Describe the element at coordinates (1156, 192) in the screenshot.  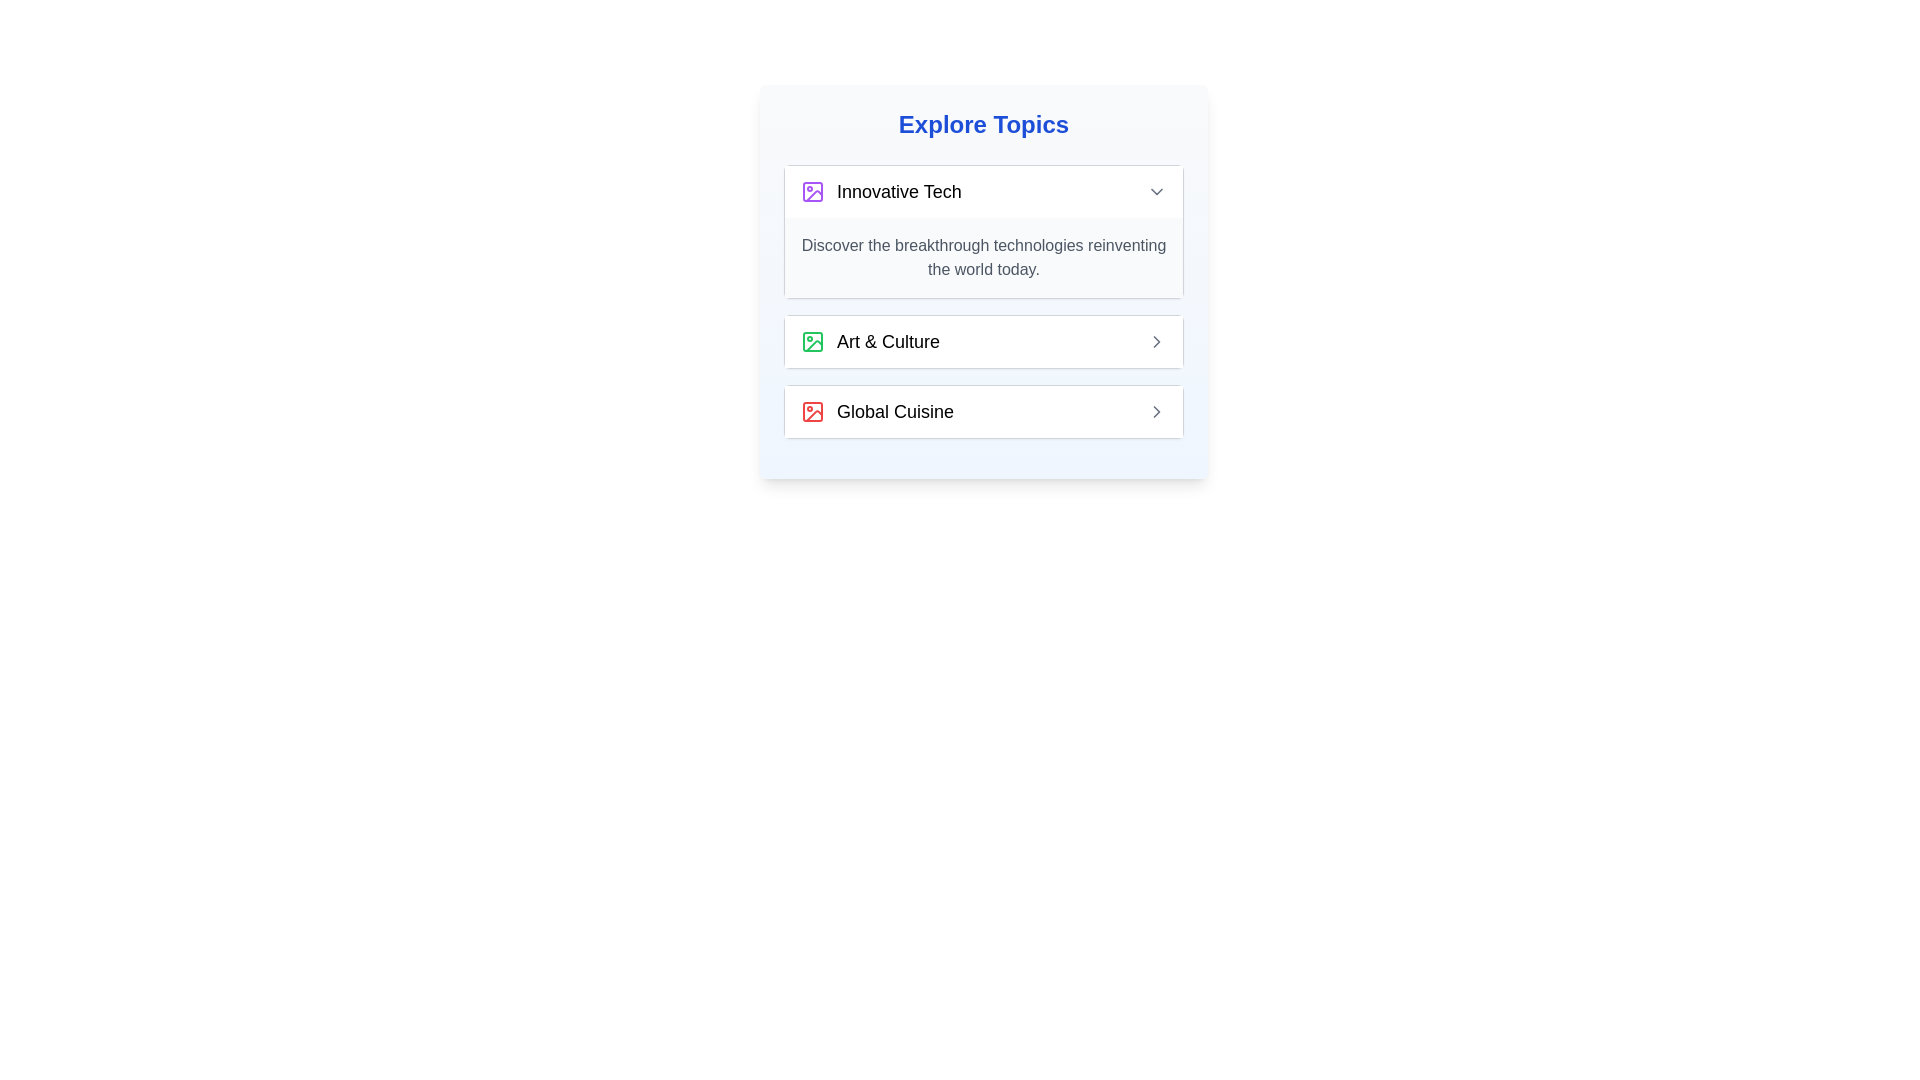
I see `the downward-pointing chevron icon in the 'Explore Topics' panel, located in the 'Innovative Tech' row` at that location.